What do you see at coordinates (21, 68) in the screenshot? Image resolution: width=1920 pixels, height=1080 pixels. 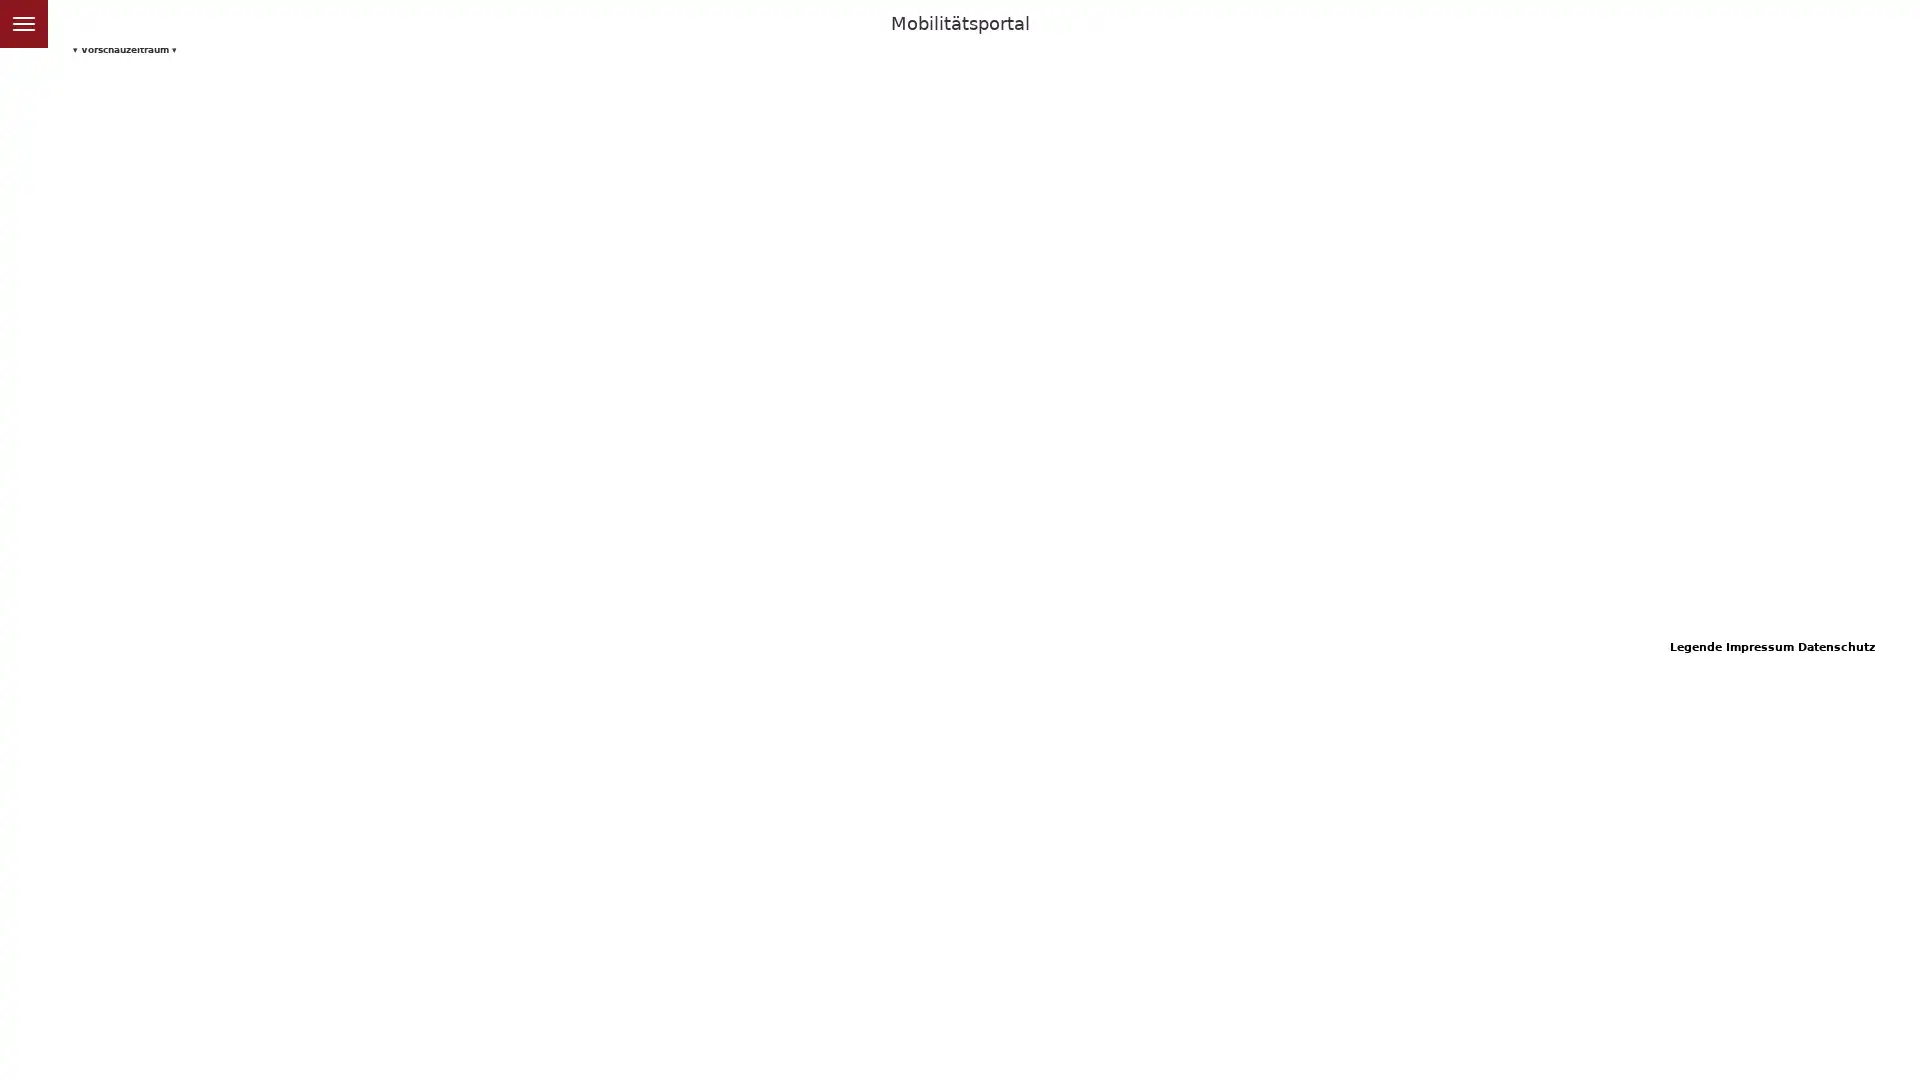 I see `+` at bounding box center [21, 68].